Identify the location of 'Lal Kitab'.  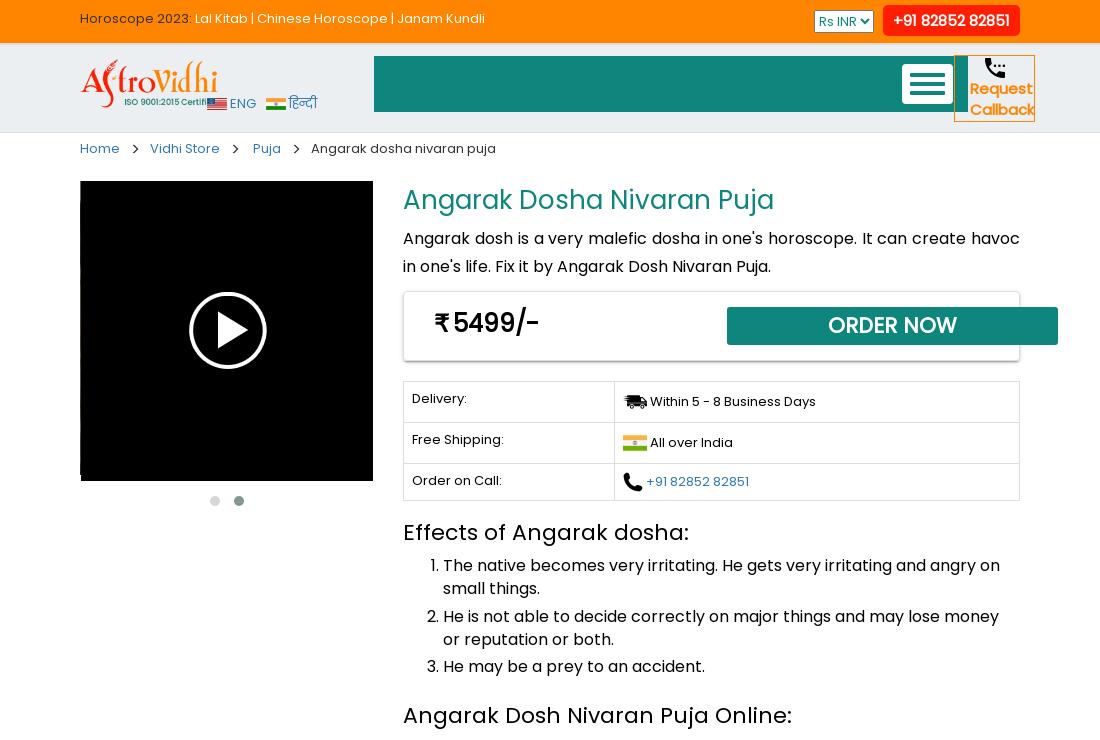
(221, 17).